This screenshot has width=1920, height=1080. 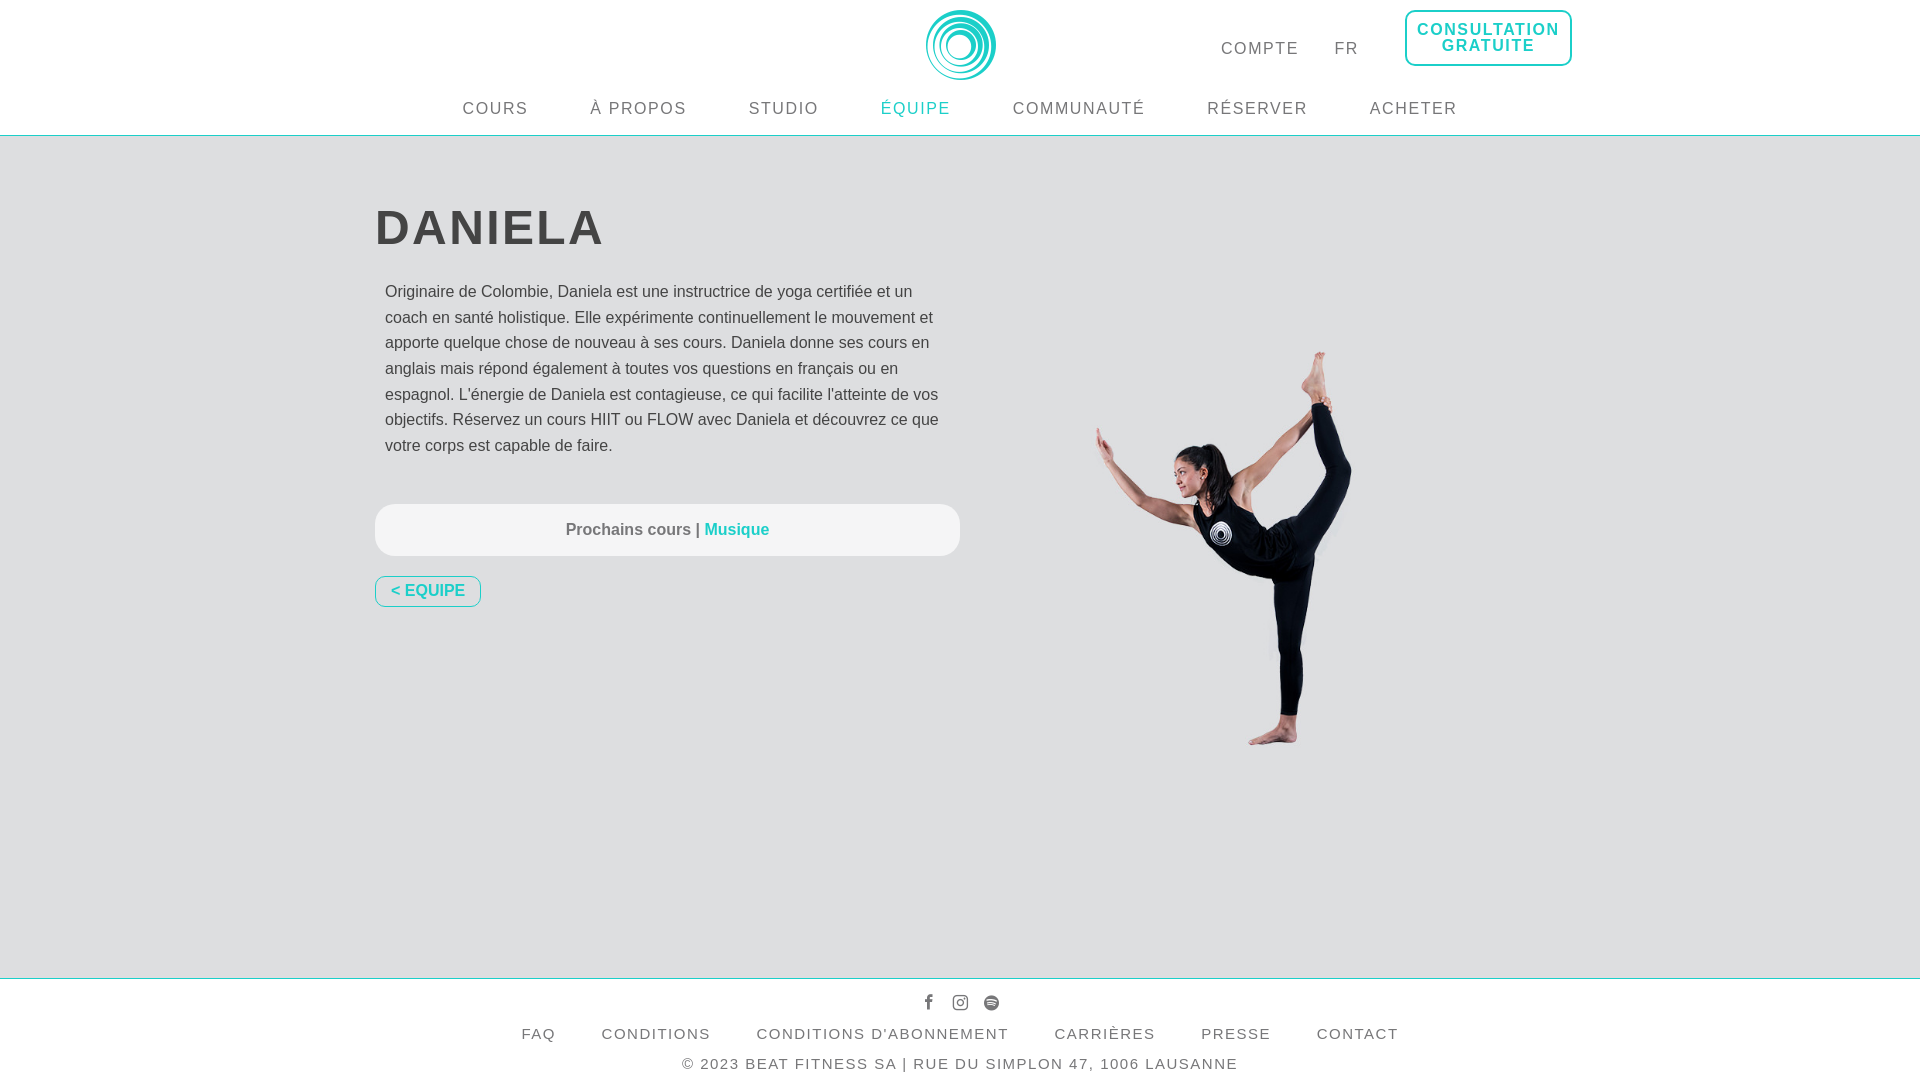 I want to click on '< EQUIPE', so click(x=426, y=589).